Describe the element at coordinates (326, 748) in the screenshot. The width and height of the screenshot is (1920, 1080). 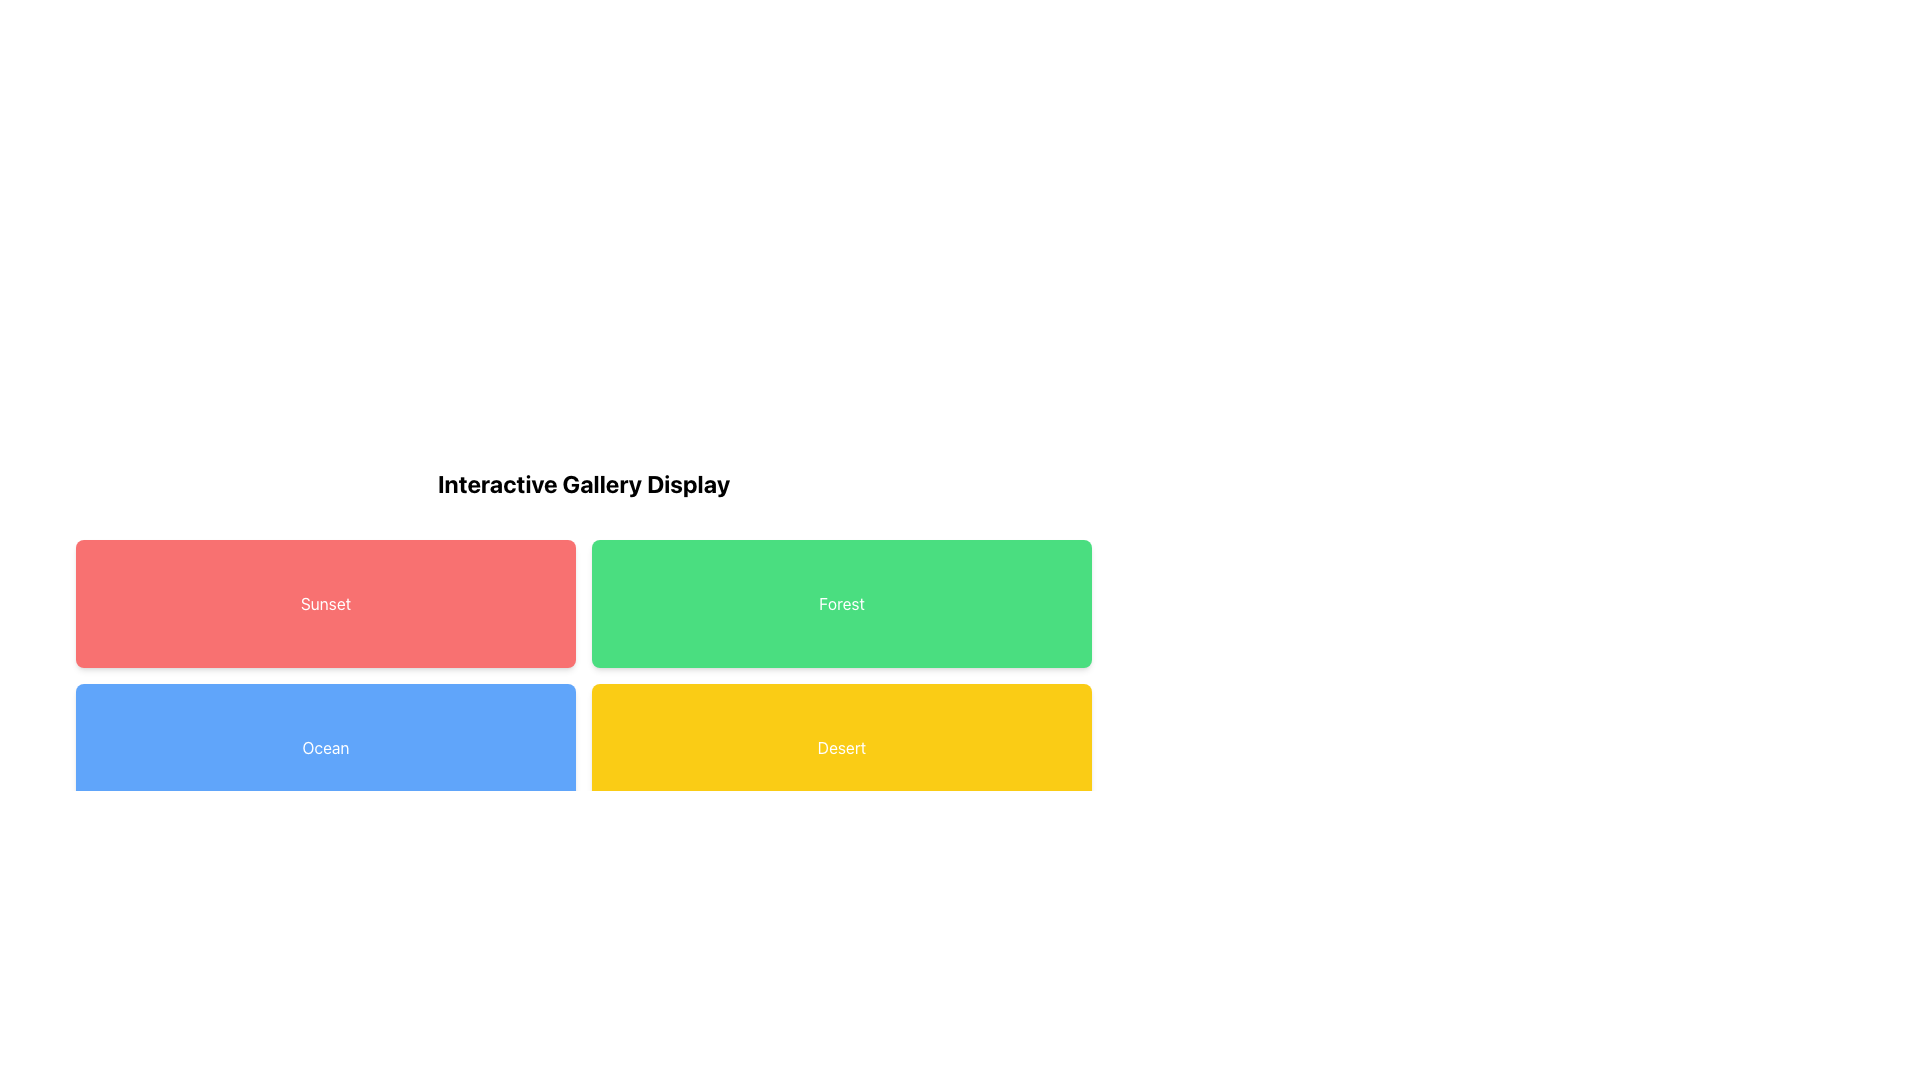
I see `the 'Ocean' card located in the second row and first column of the gallery layout` at that location.